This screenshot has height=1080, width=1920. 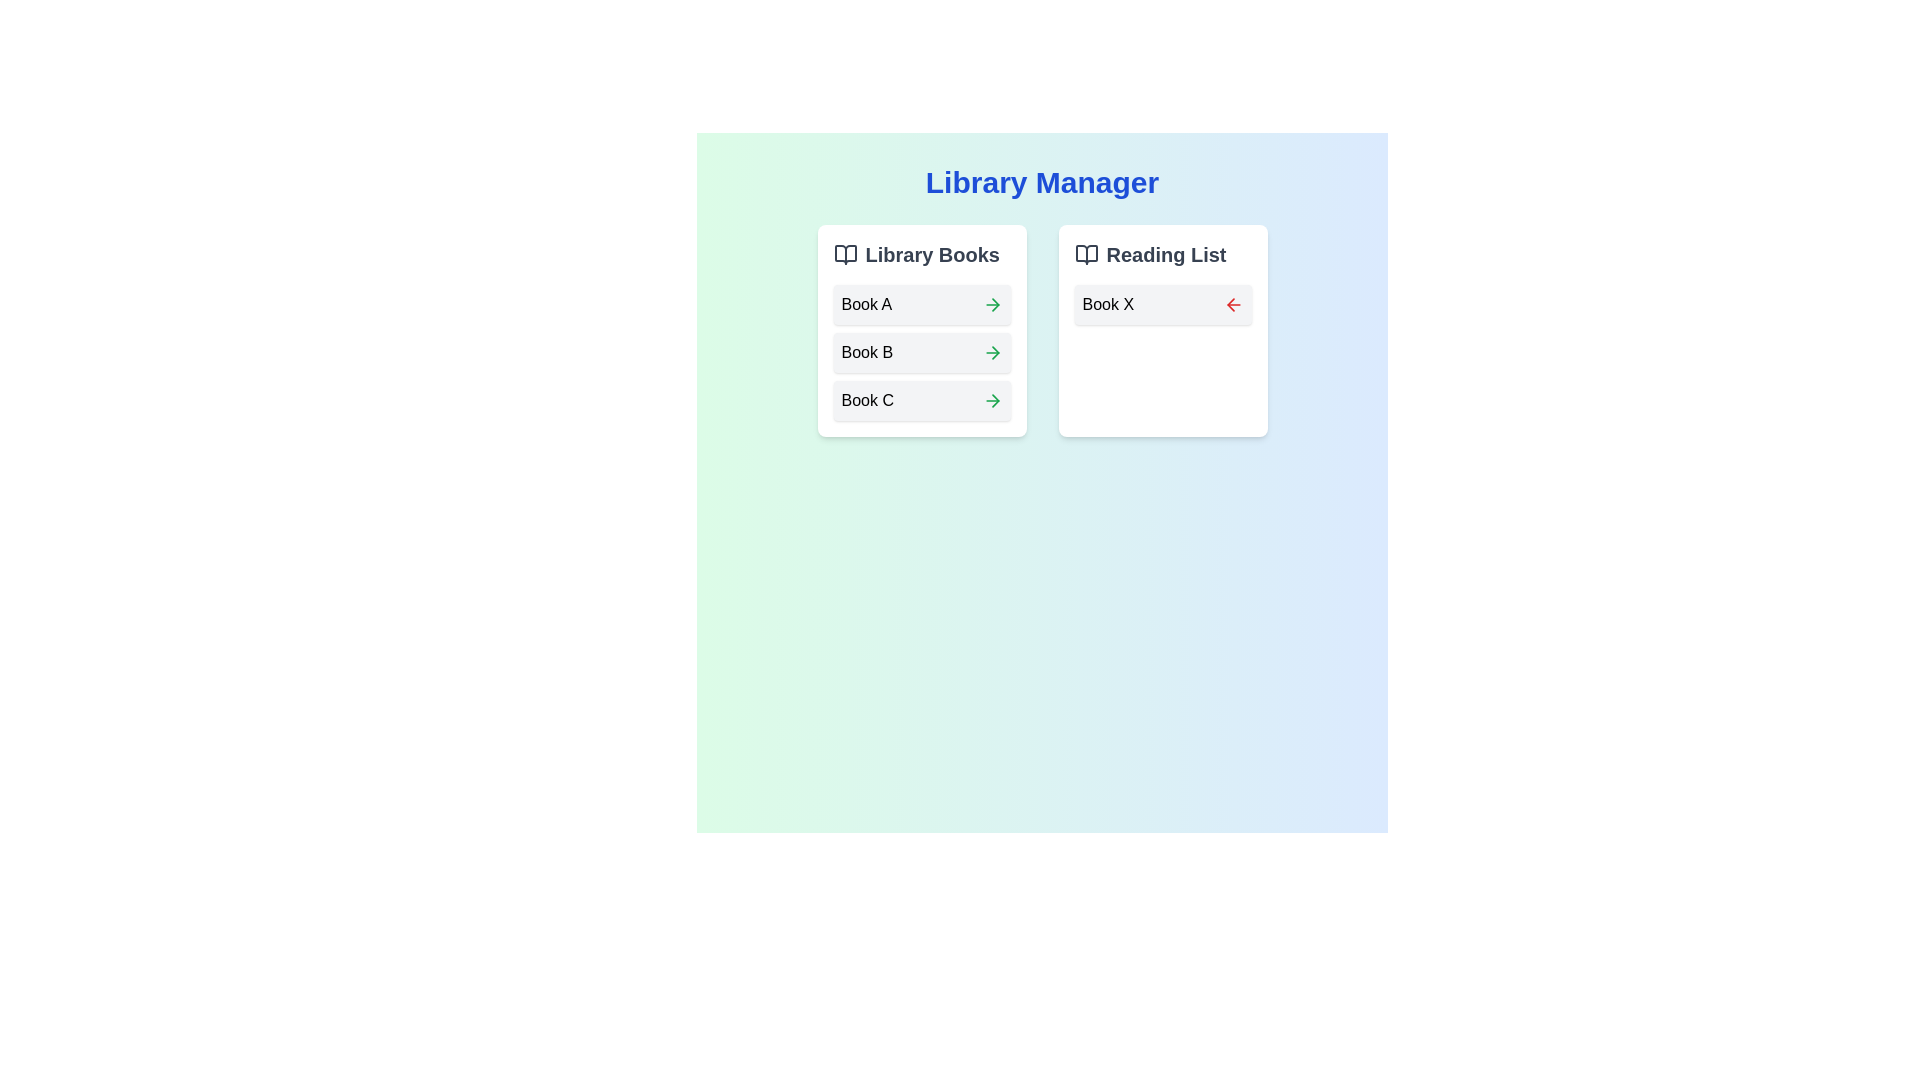 I want to click on the 'Library Books' SVG icon located in the header, which visually represents the 'Library Books' category, so click(x=845, y=253).